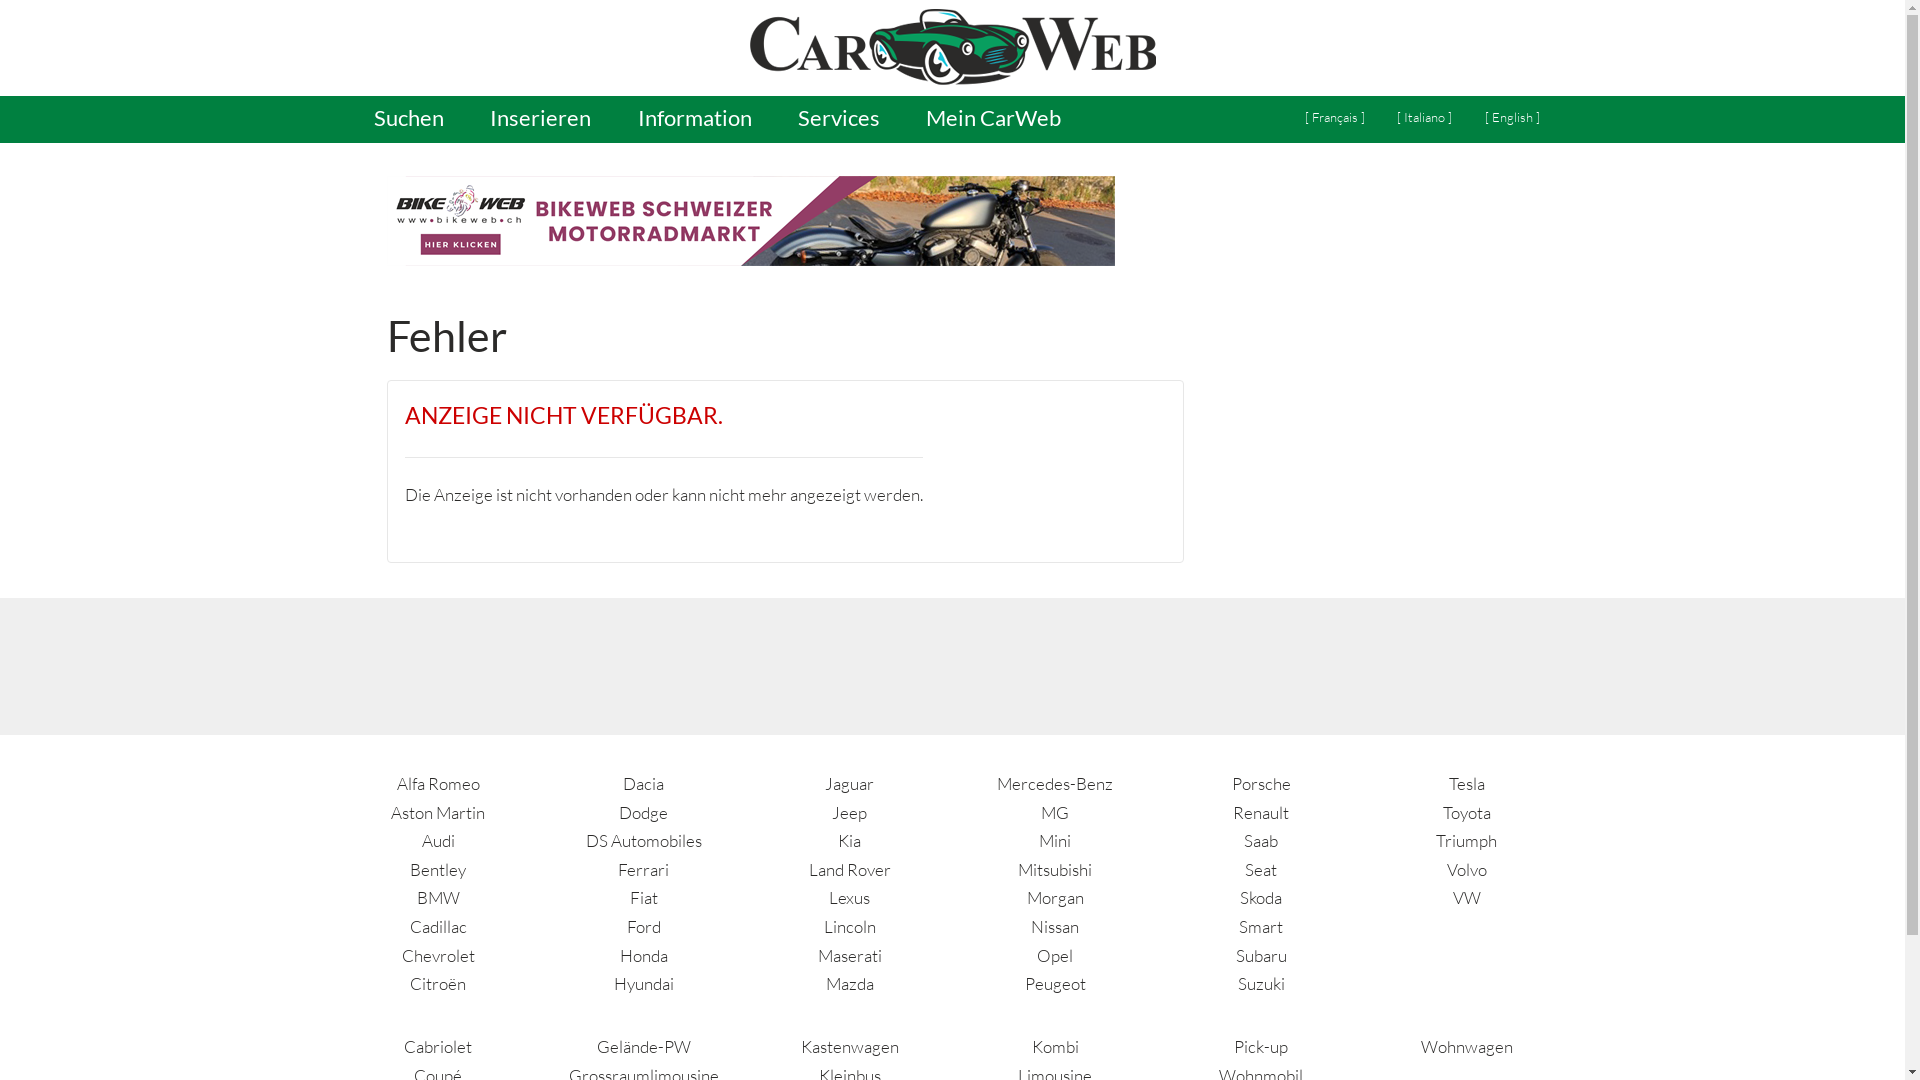 This screenshot has height=1080, width=1920. I want to click on 'Alfa Romeo', so click(437, 782).